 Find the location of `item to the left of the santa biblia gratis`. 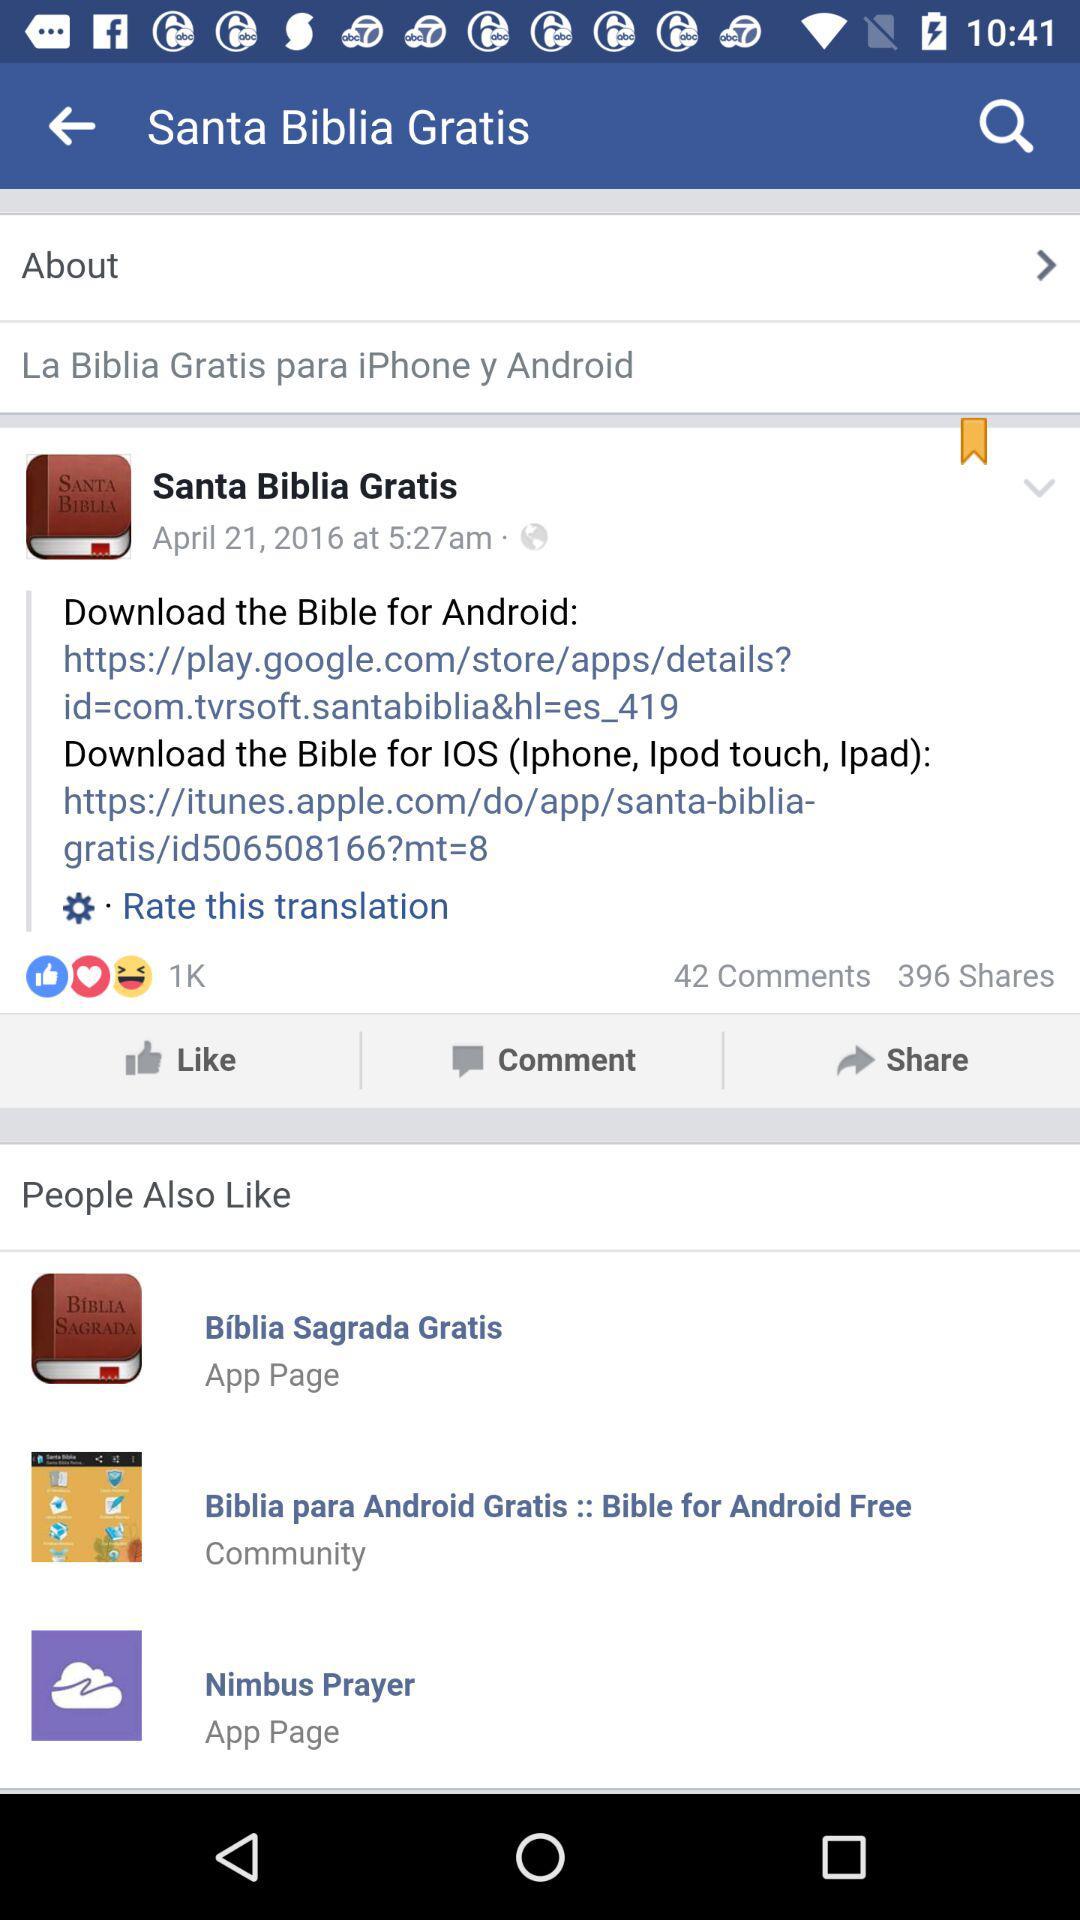

item to the left of the santa biblia gratis is located at coordinates (72, 124).